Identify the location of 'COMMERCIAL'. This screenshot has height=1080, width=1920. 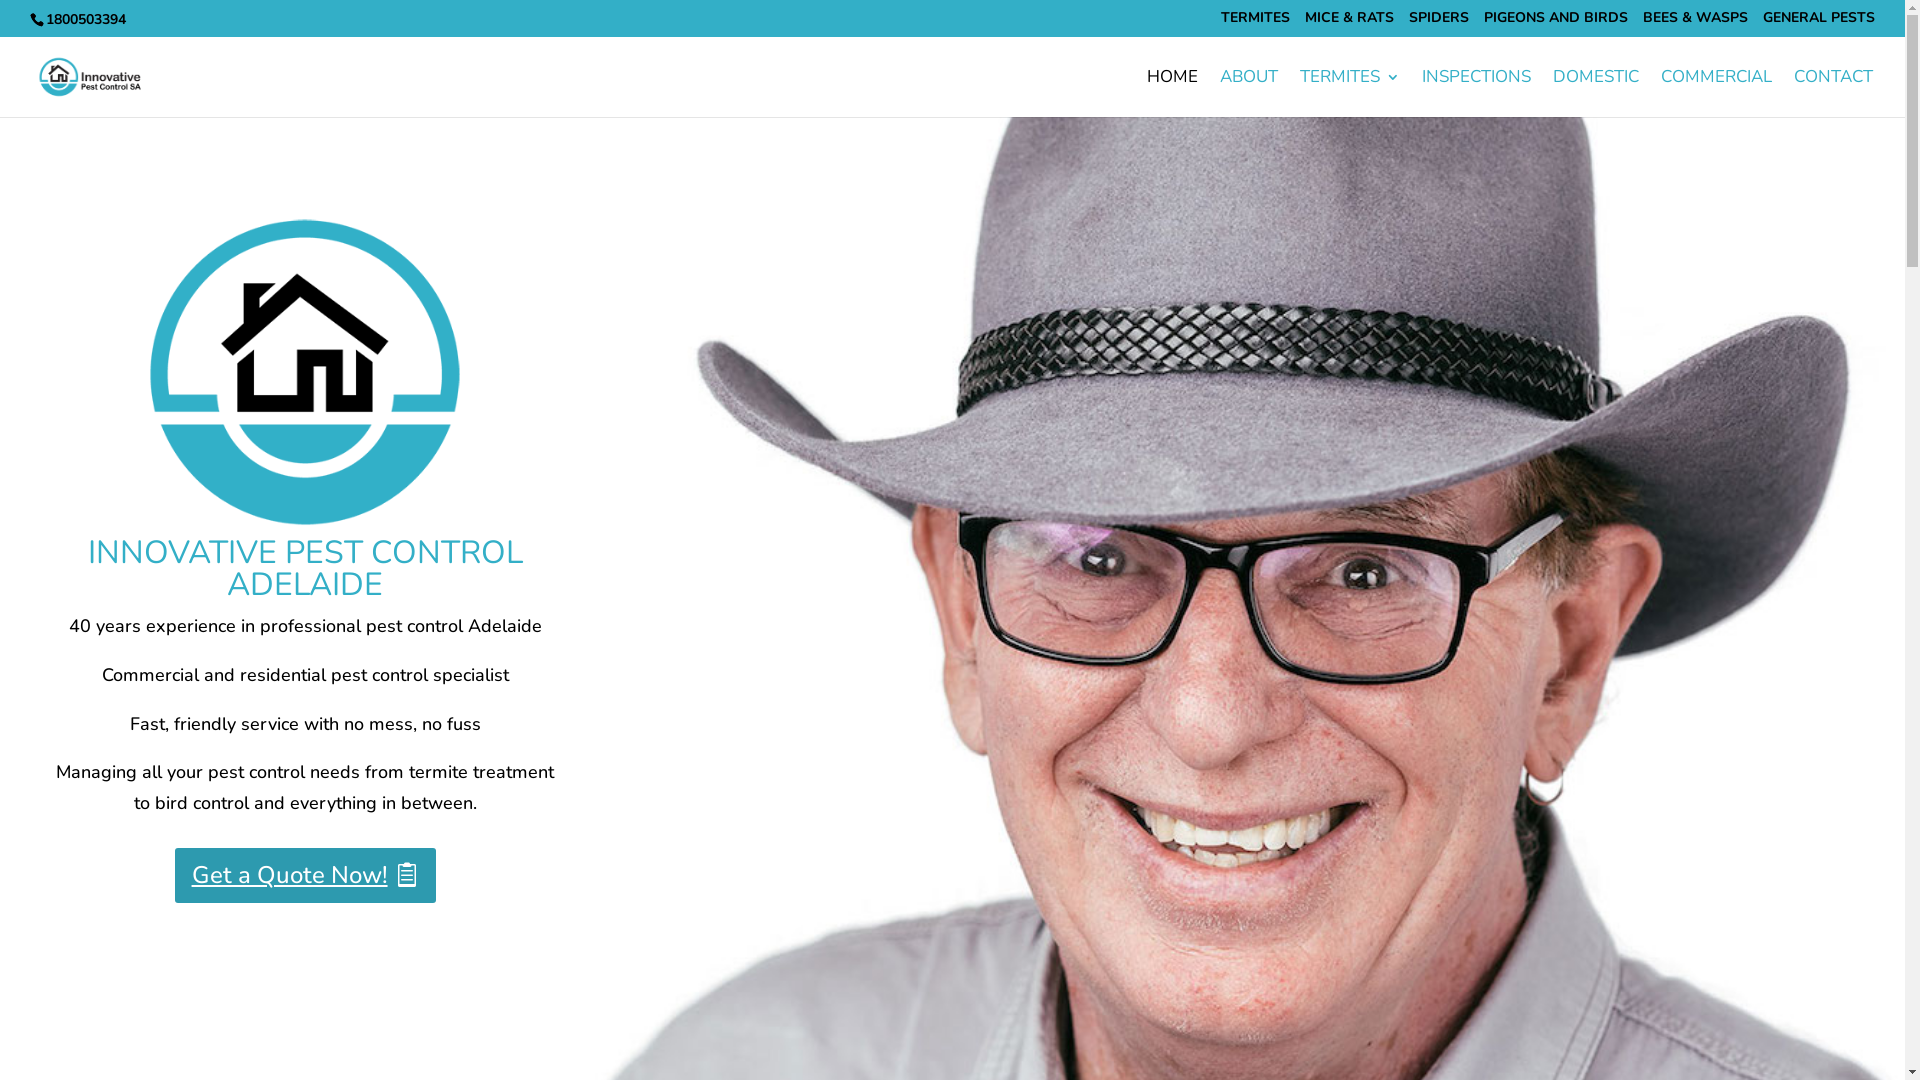
(1715, 93).